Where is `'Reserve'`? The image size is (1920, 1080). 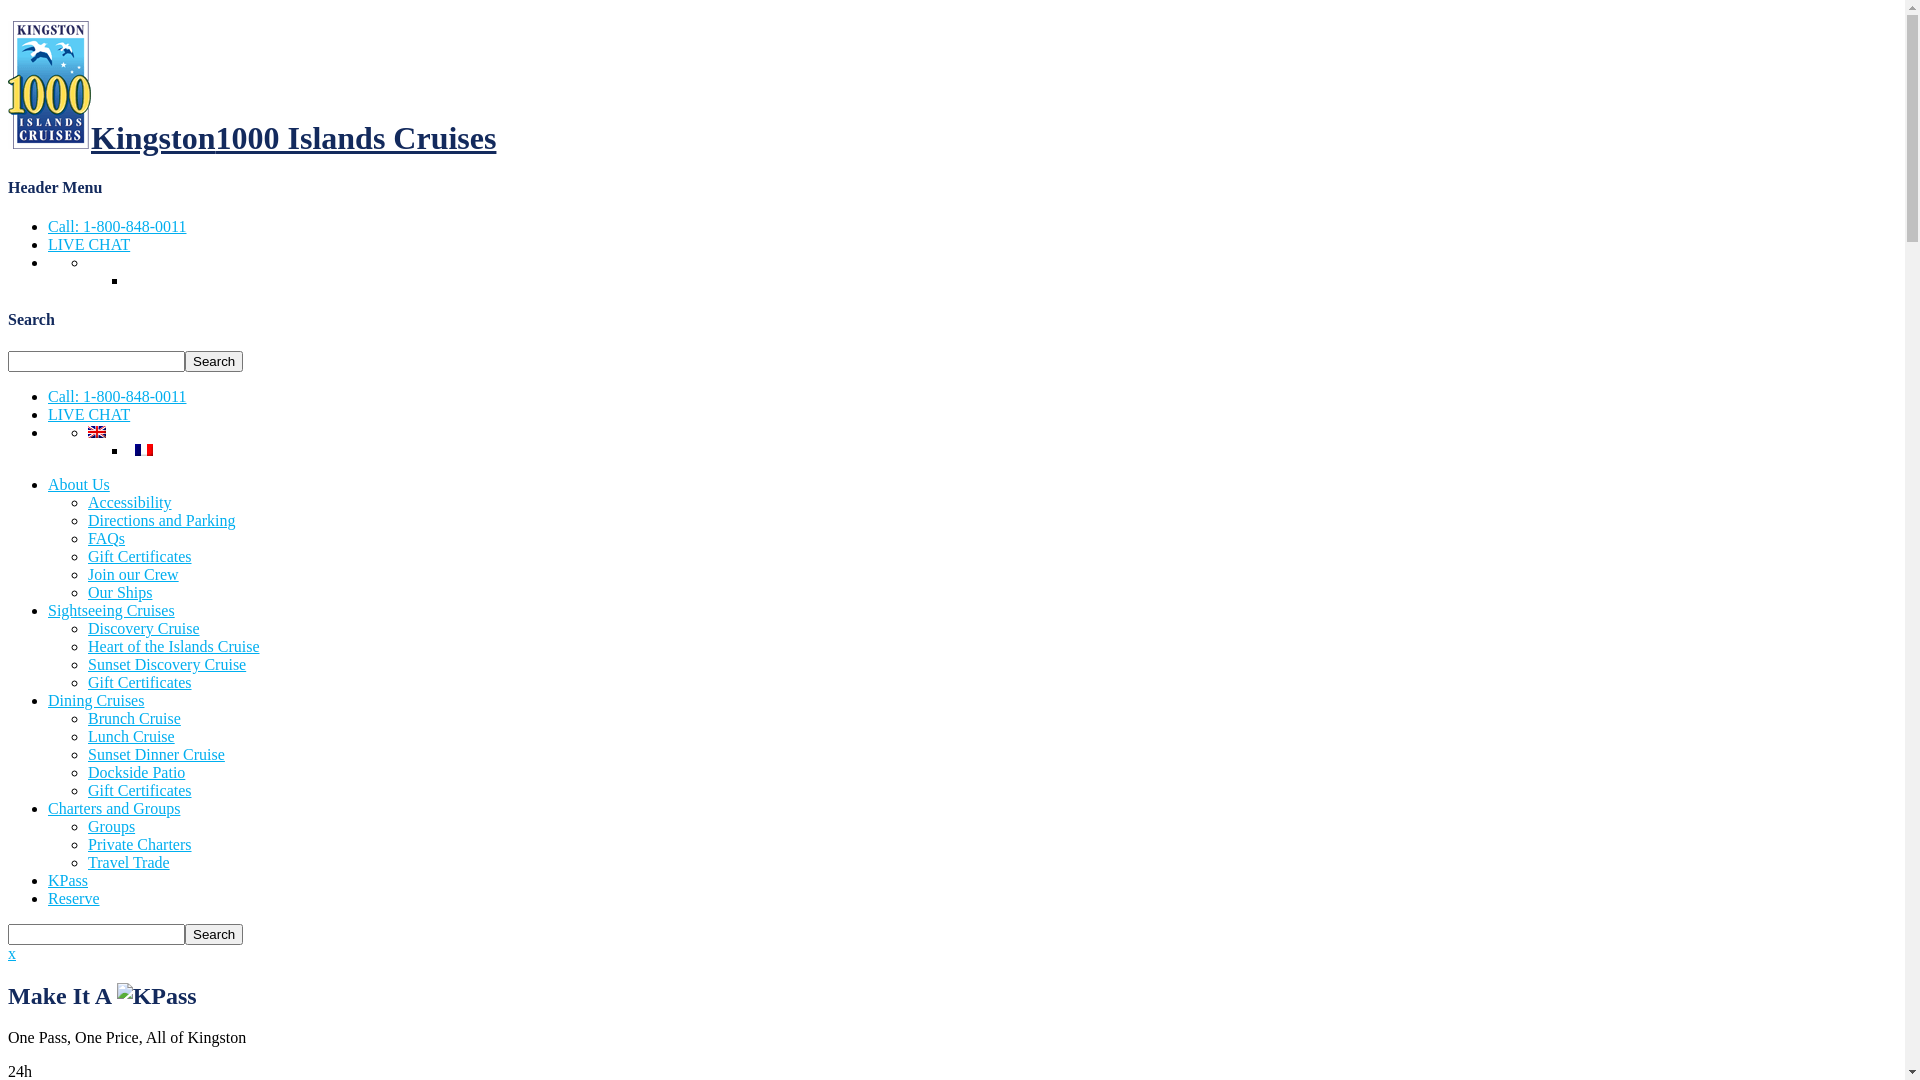
'Reserve' is located at coordinates (73, 897).